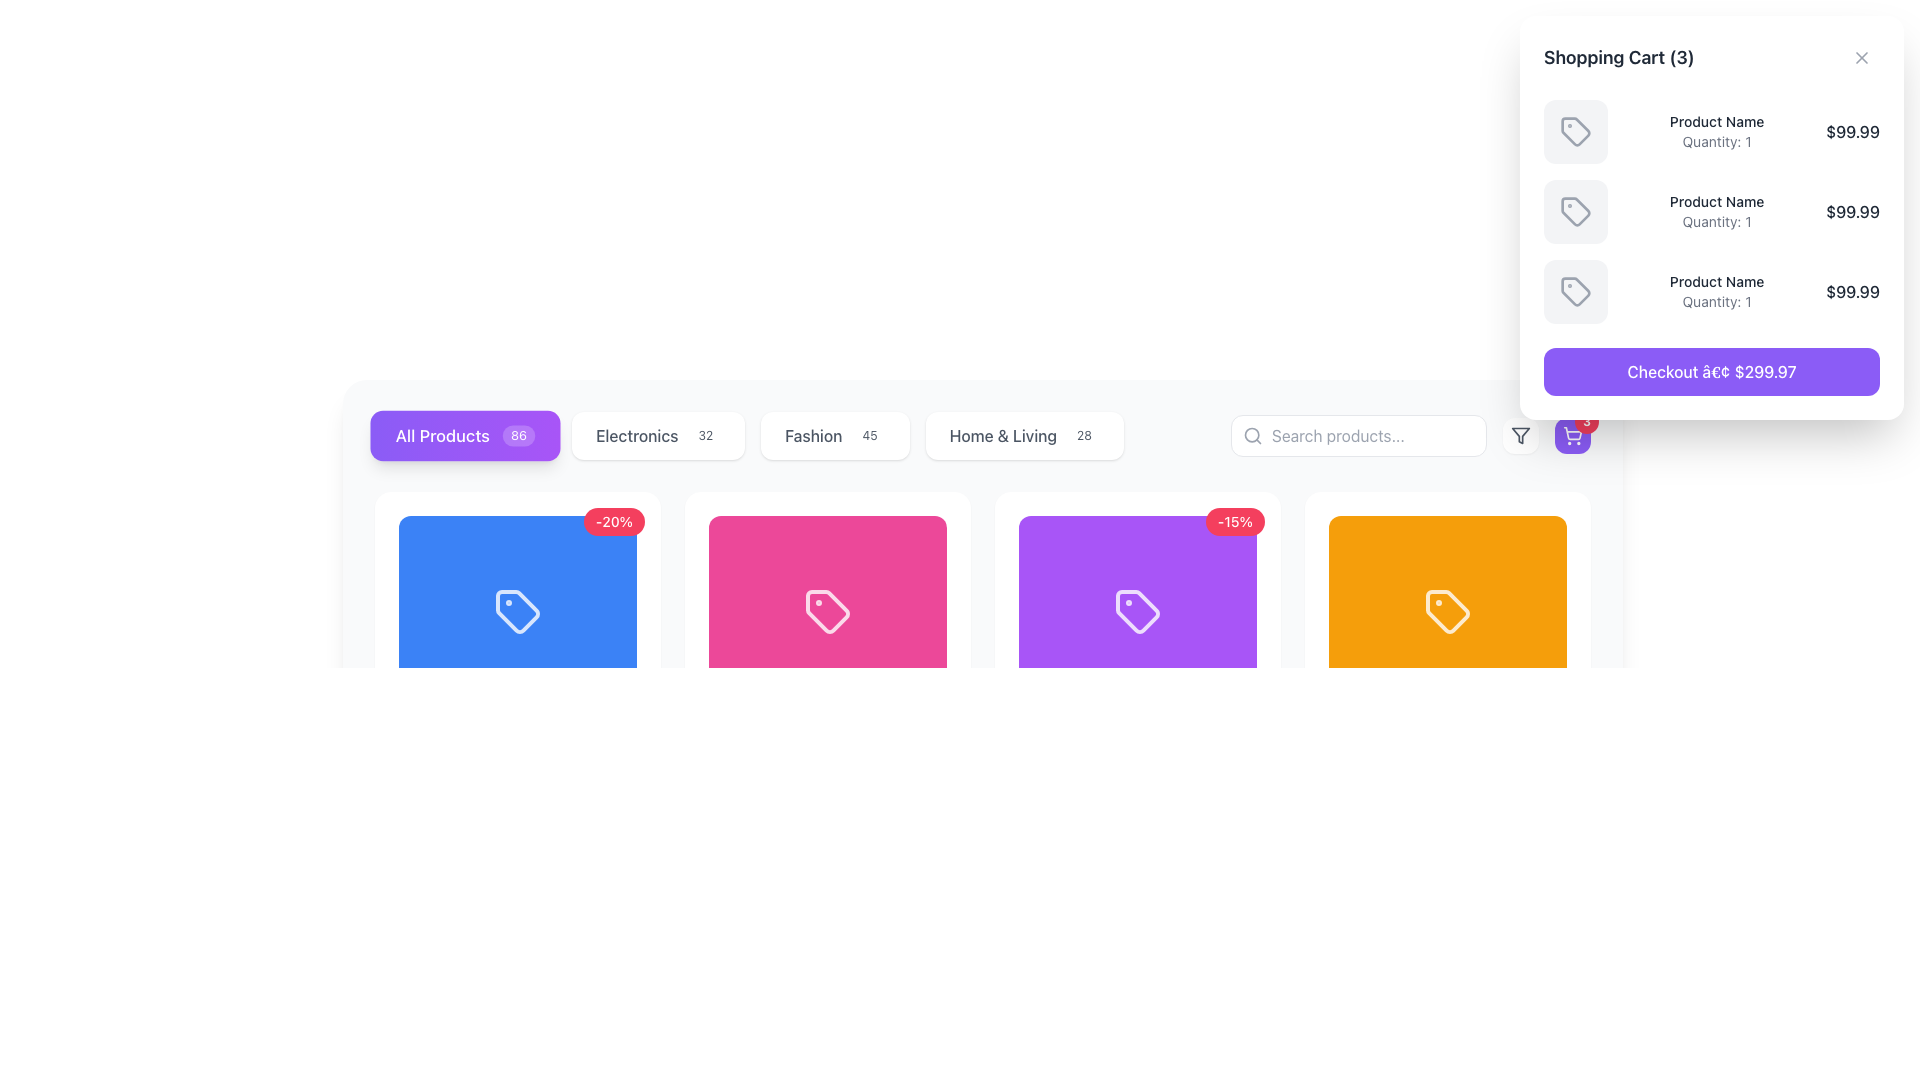  I want to click on the text display that shows the product's name and quantity, which is the second item in the shopping cart listing, located to the right of a box icon and to the left of a price label displaying '$99.99', so click(1716, 212).